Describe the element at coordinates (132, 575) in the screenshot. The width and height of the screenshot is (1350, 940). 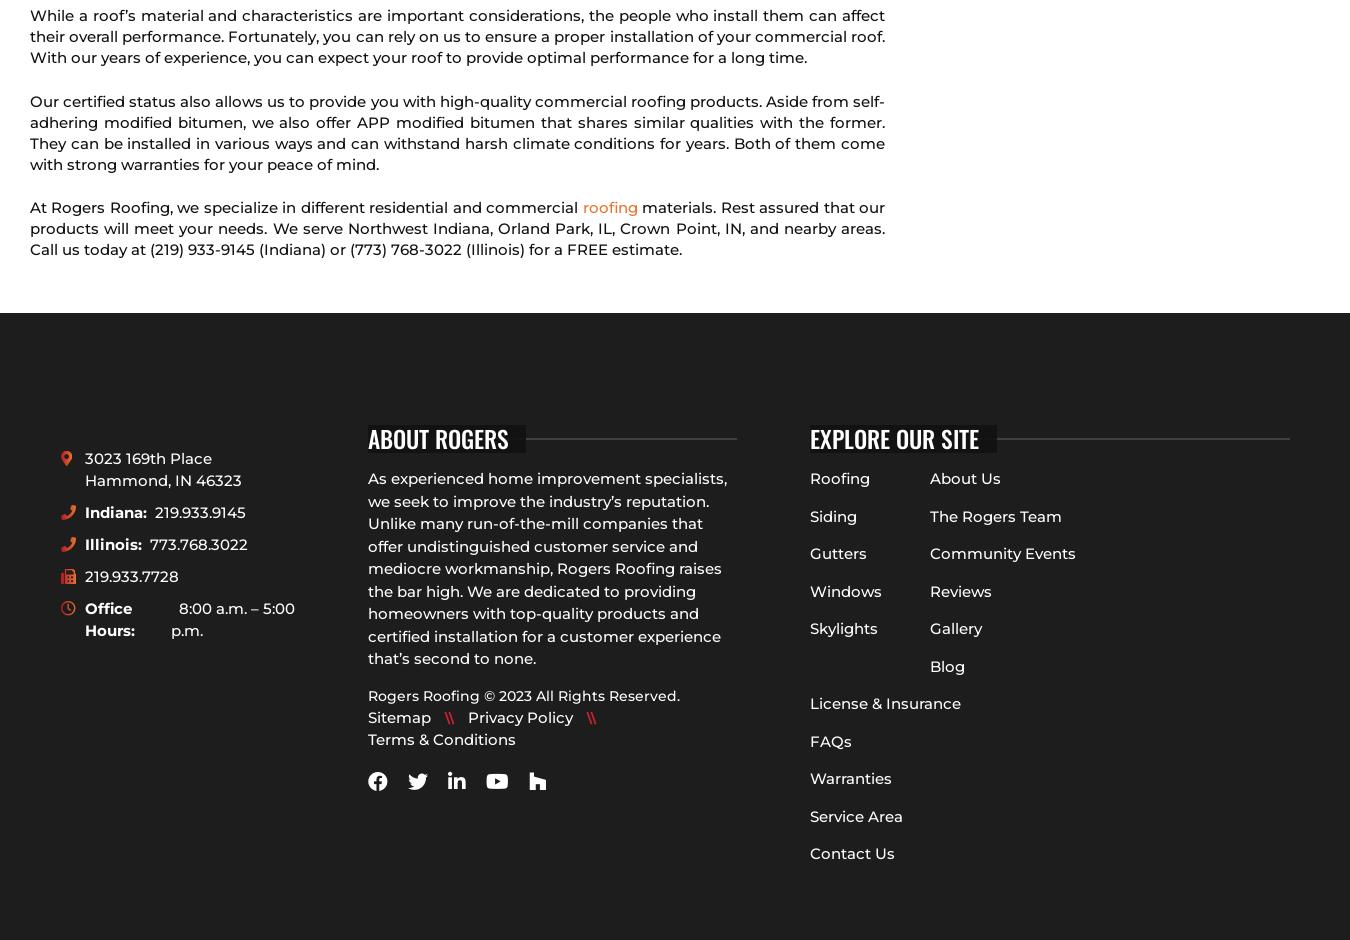
I see `'219.933.7728'` at that location.